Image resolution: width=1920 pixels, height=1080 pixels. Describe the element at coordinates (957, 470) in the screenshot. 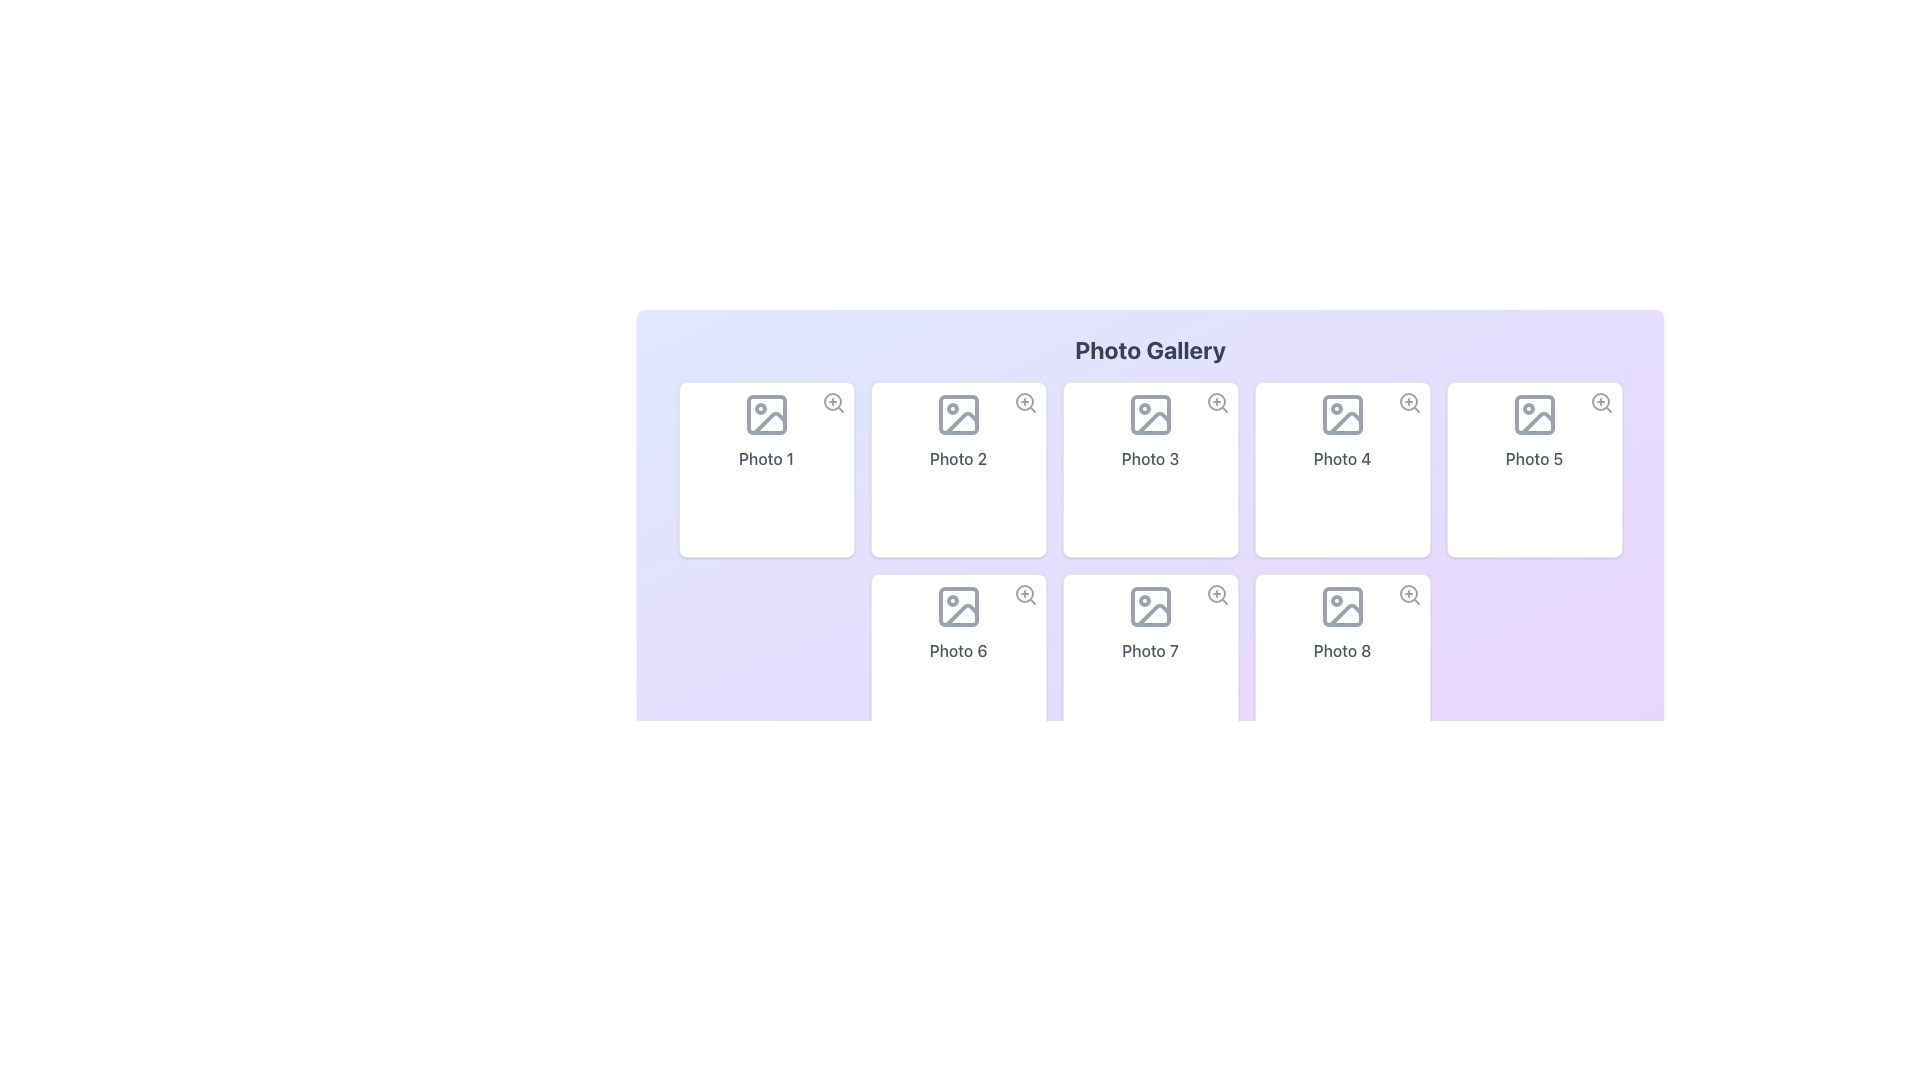

I see `the second card in the grid layout, which has a white background, rounded corners, and contains the label 'Photo 2' below a photo icon` at that location.